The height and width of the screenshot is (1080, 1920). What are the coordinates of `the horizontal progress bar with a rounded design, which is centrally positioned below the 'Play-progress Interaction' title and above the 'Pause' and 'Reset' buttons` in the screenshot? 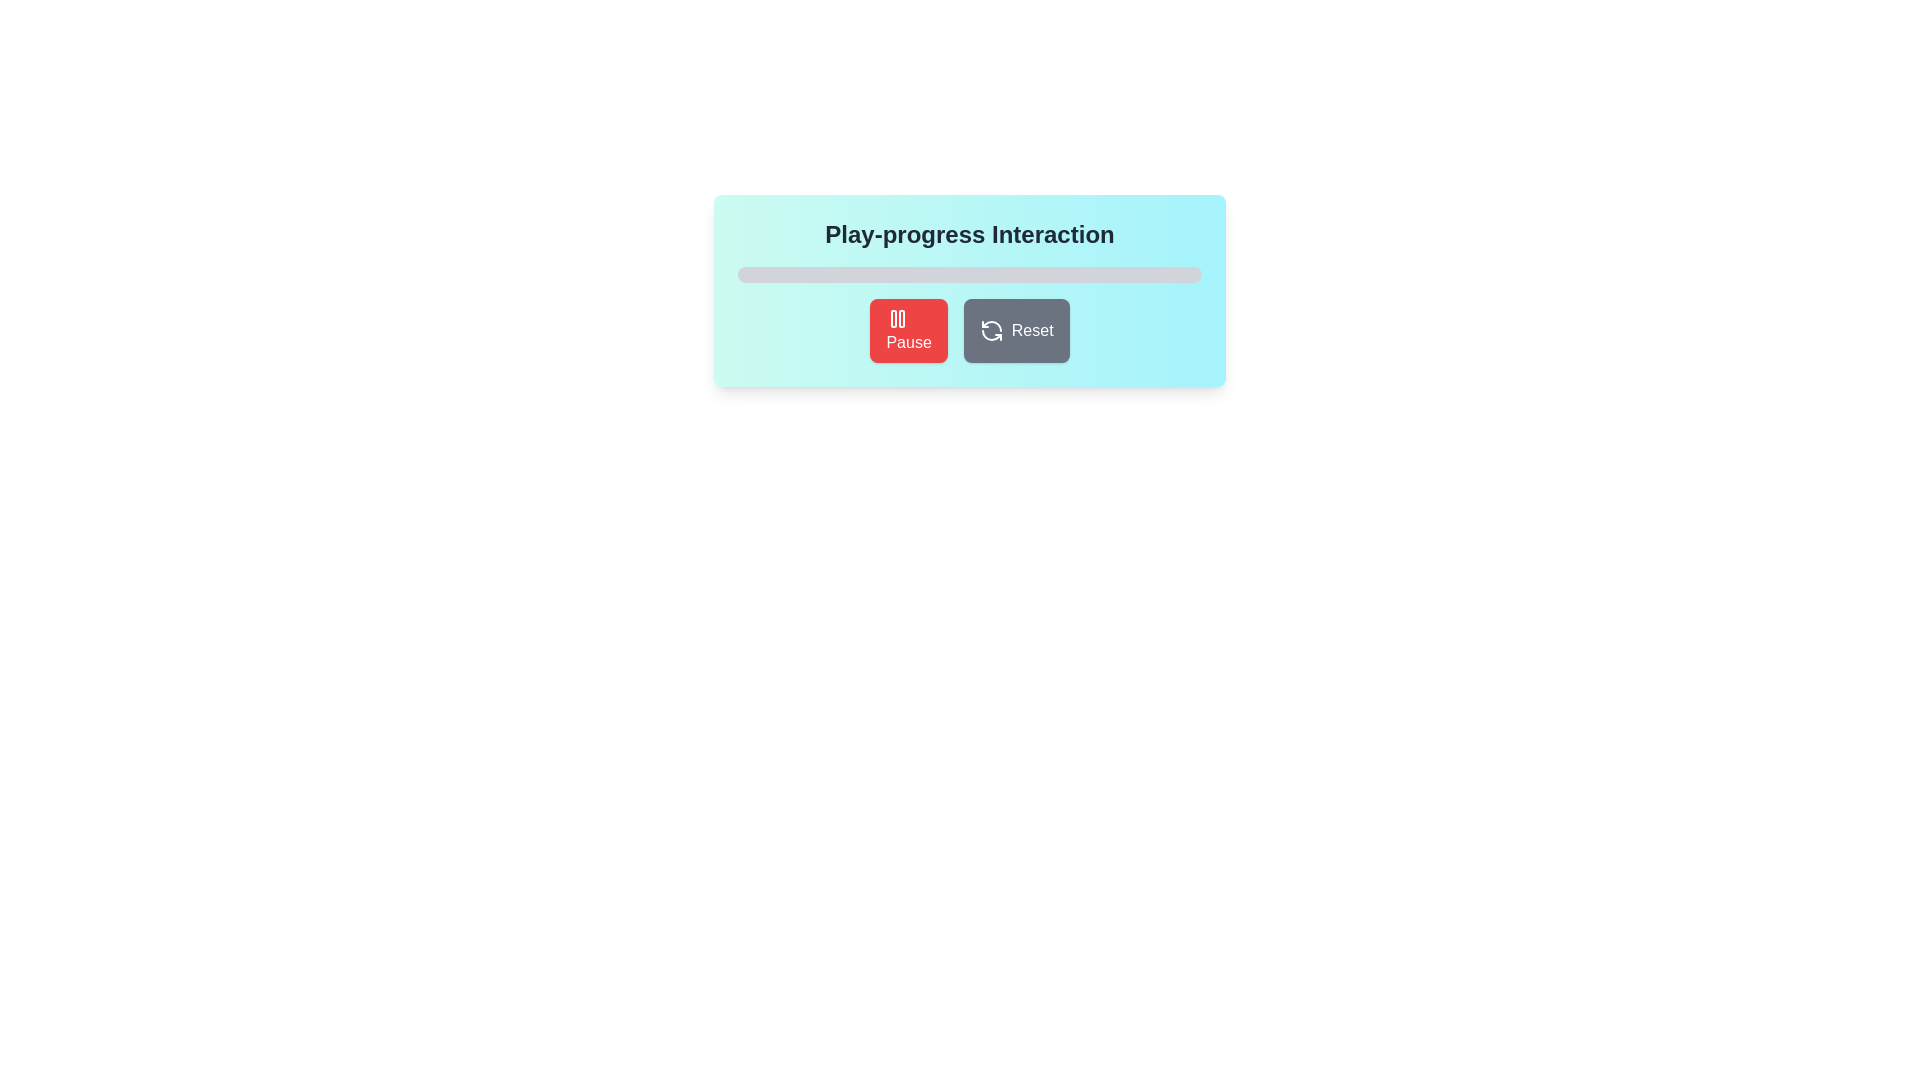 It's located at (969, 274).